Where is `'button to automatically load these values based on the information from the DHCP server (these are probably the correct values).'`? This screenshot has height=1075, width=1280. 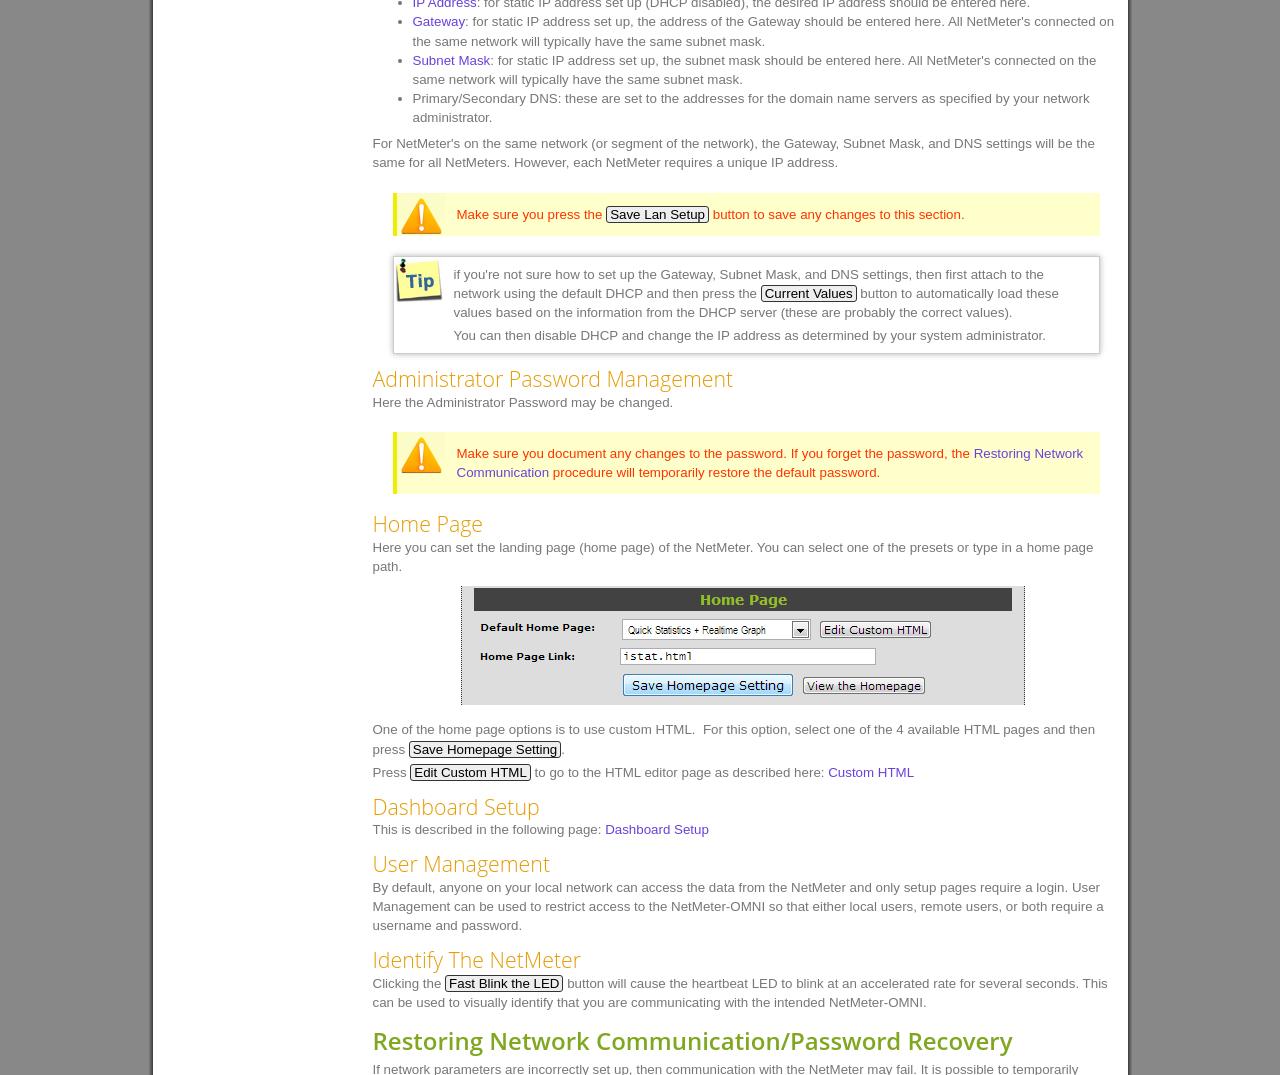
'button to automatically load these values based on the information from the DHCP server (these are probably the correct values).' is located at coordinates (754, 301).